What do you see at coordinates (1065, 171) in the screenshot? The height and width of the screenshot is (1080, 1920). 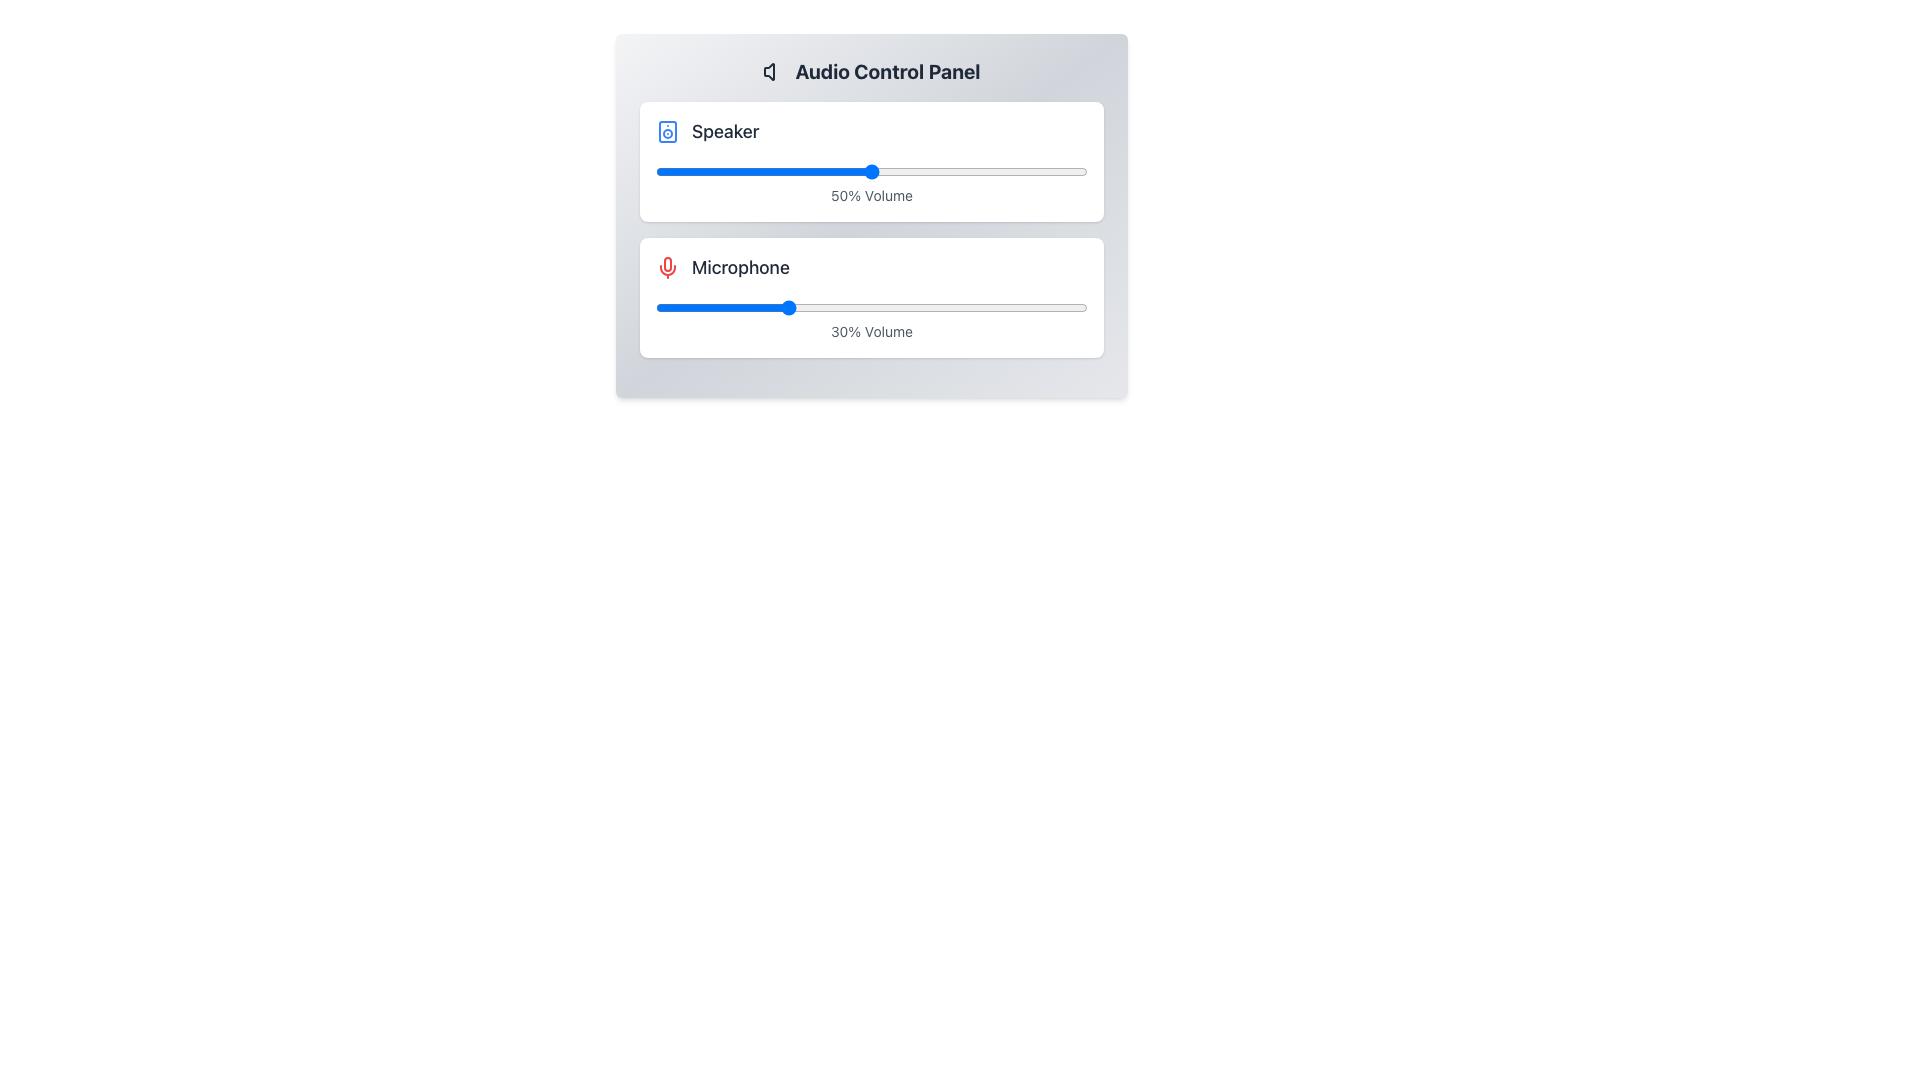 I see `the speaker volume` at bounding box center [1065, 171].